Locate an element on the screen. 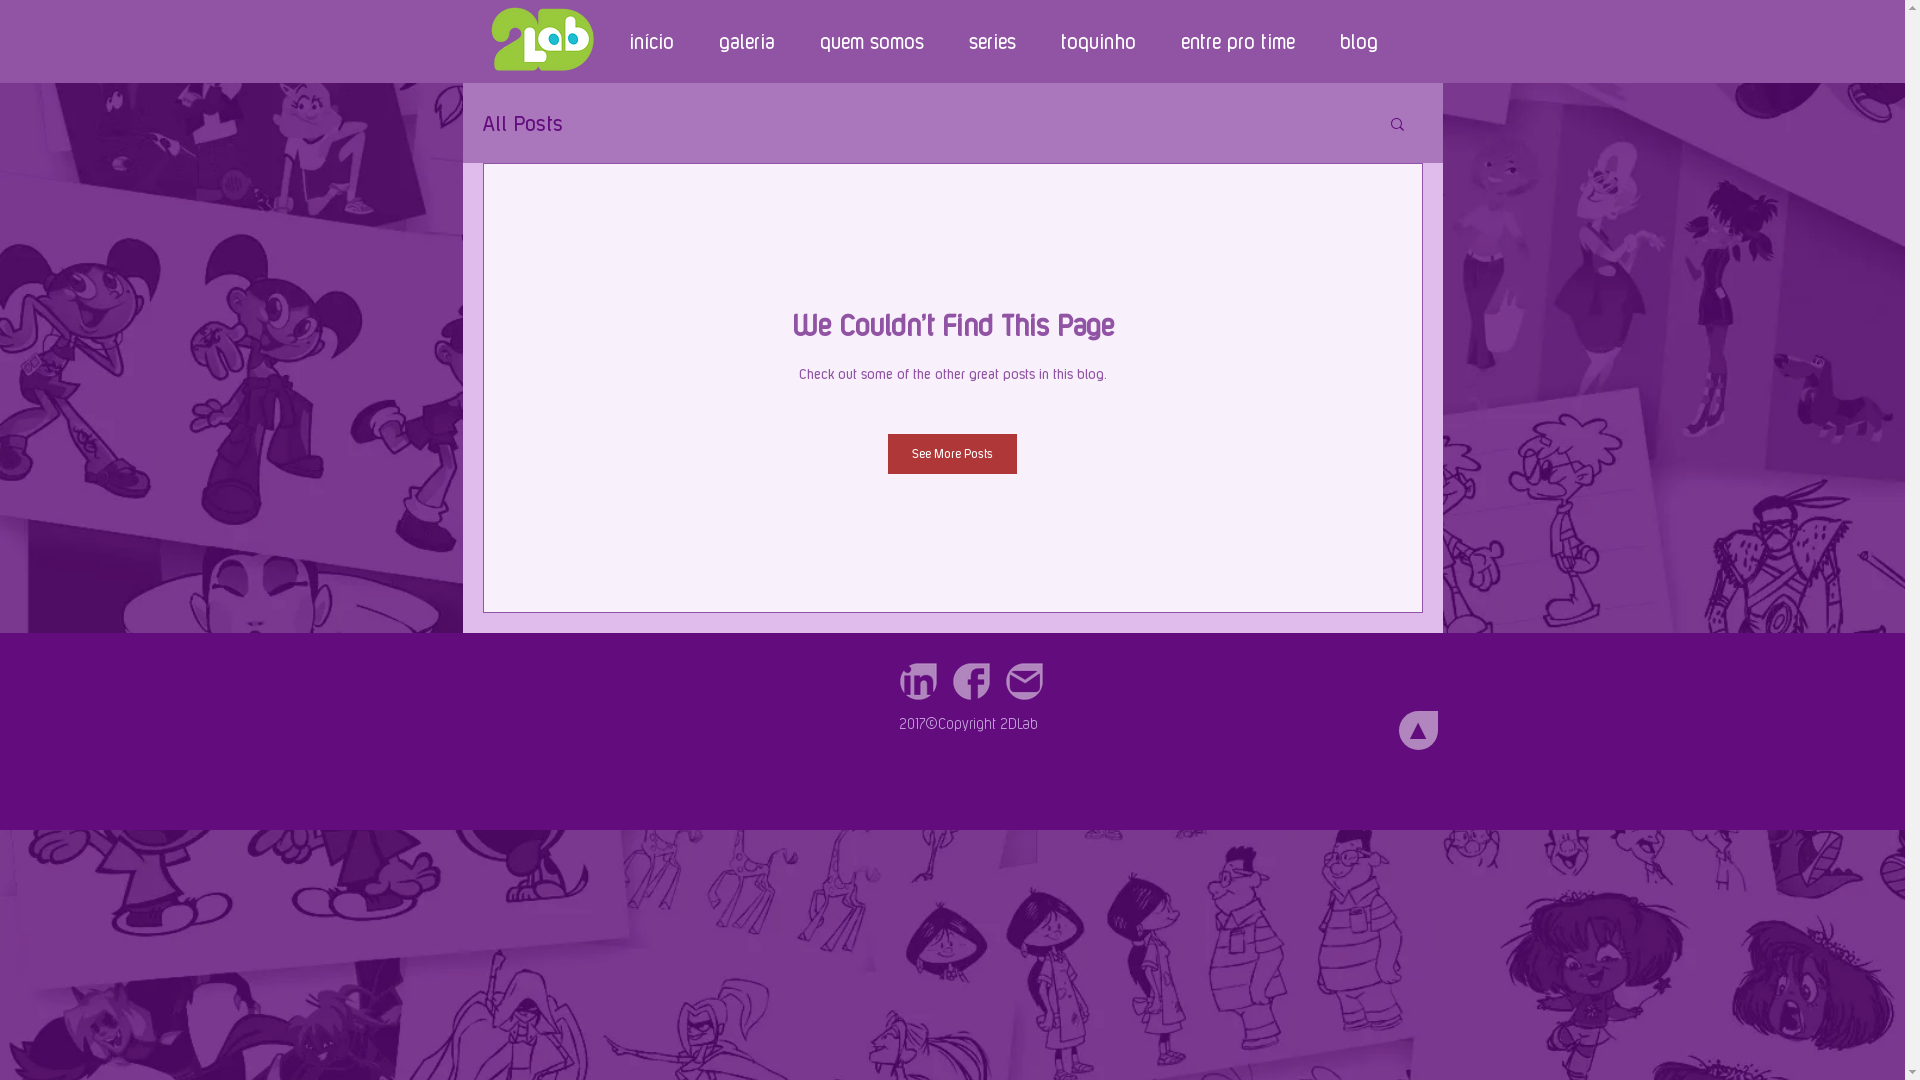 The image size is (1920, 1080). 'galeria' is located at coordinates (696, 41).